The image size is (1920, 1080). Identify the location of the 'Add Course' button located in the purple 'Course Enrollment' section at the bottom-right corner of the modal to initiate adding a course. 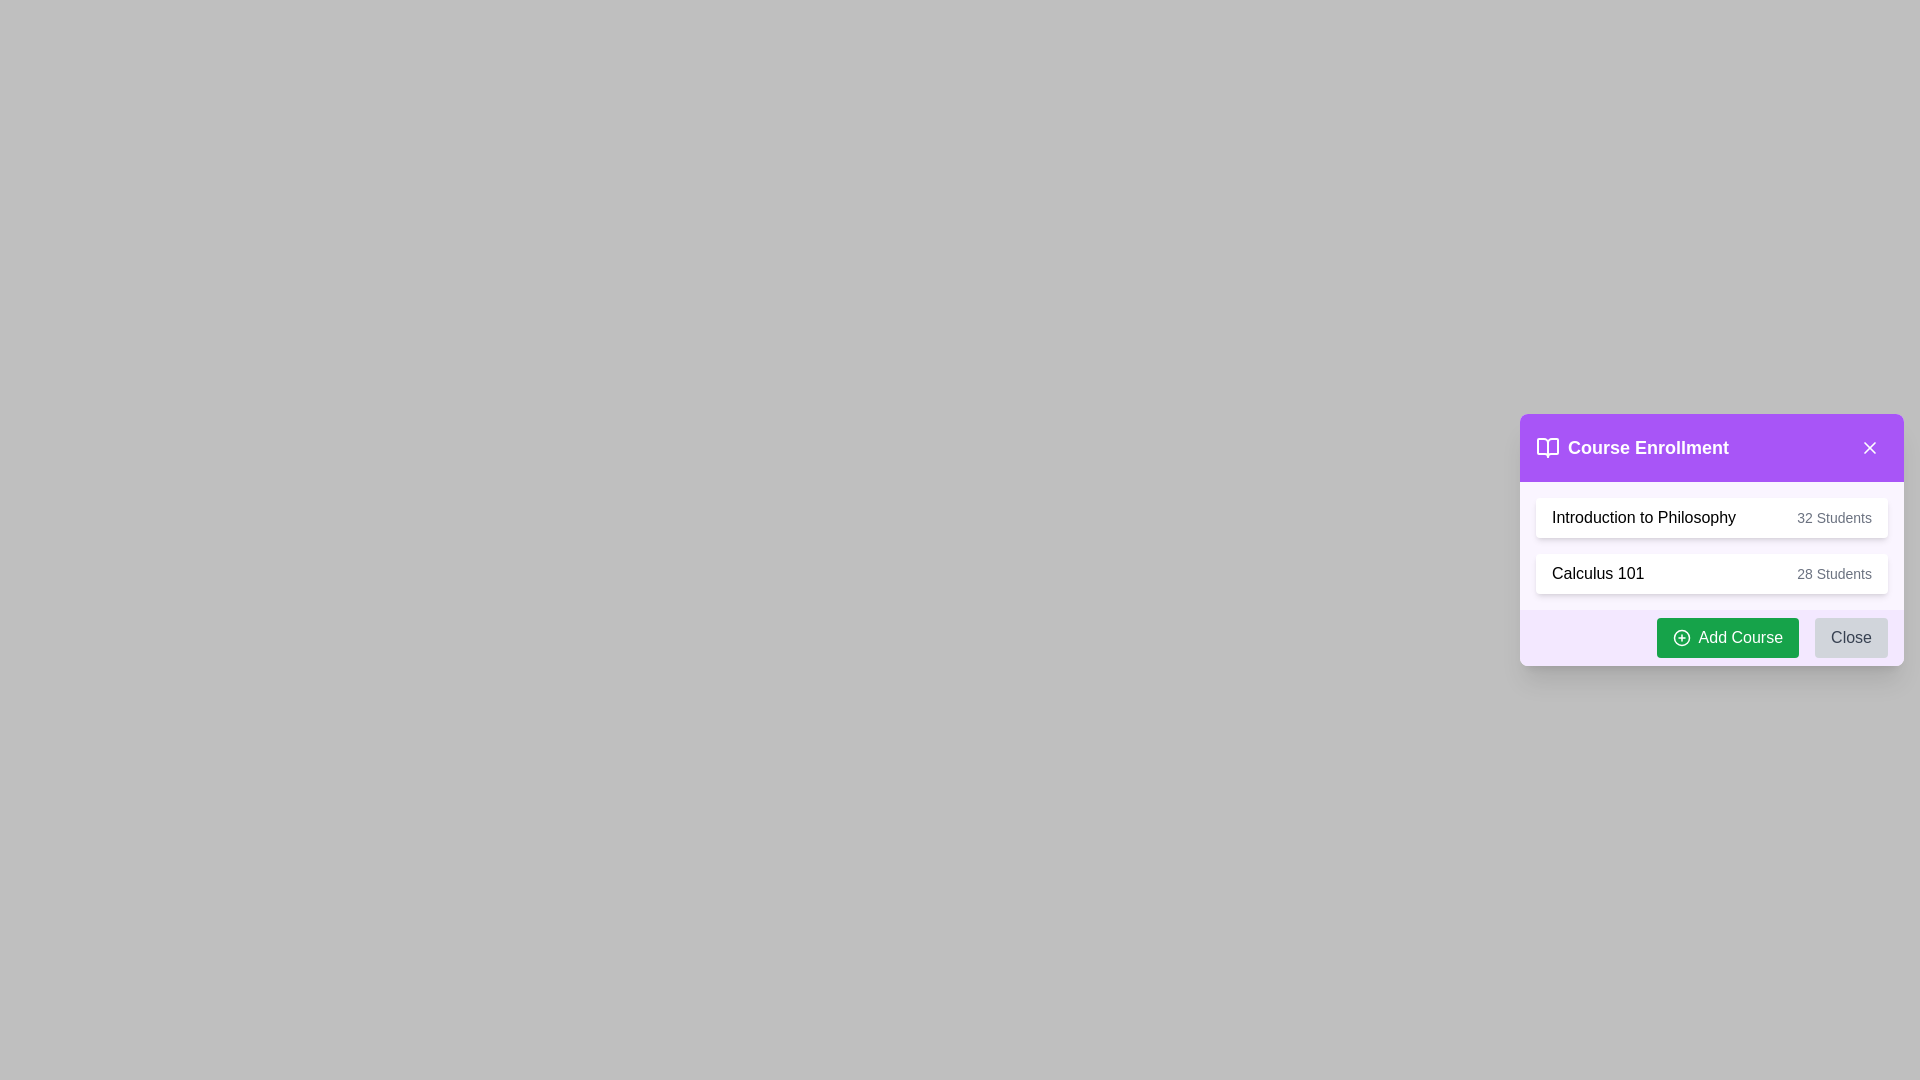
(1726, 637).